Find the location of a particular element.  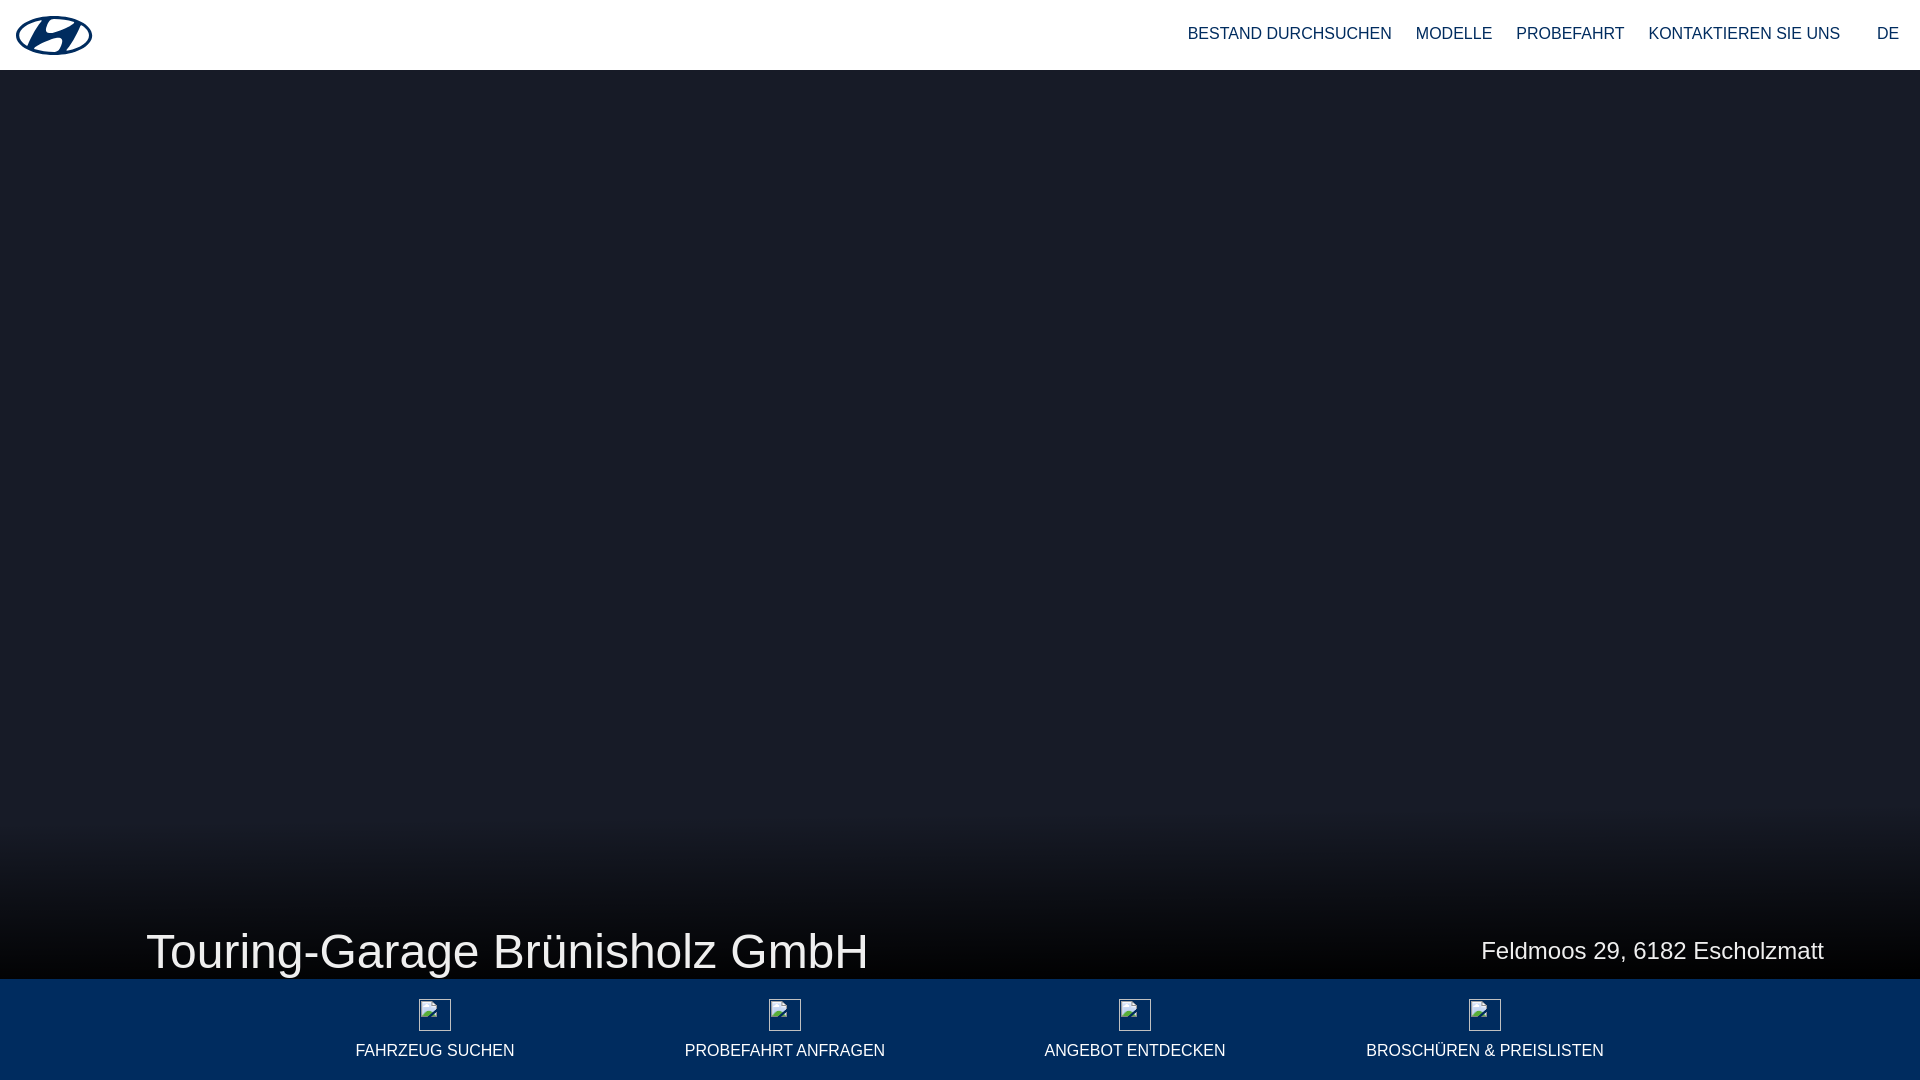

'PROBEFAHRT' is located at coordinates (1516, 34).